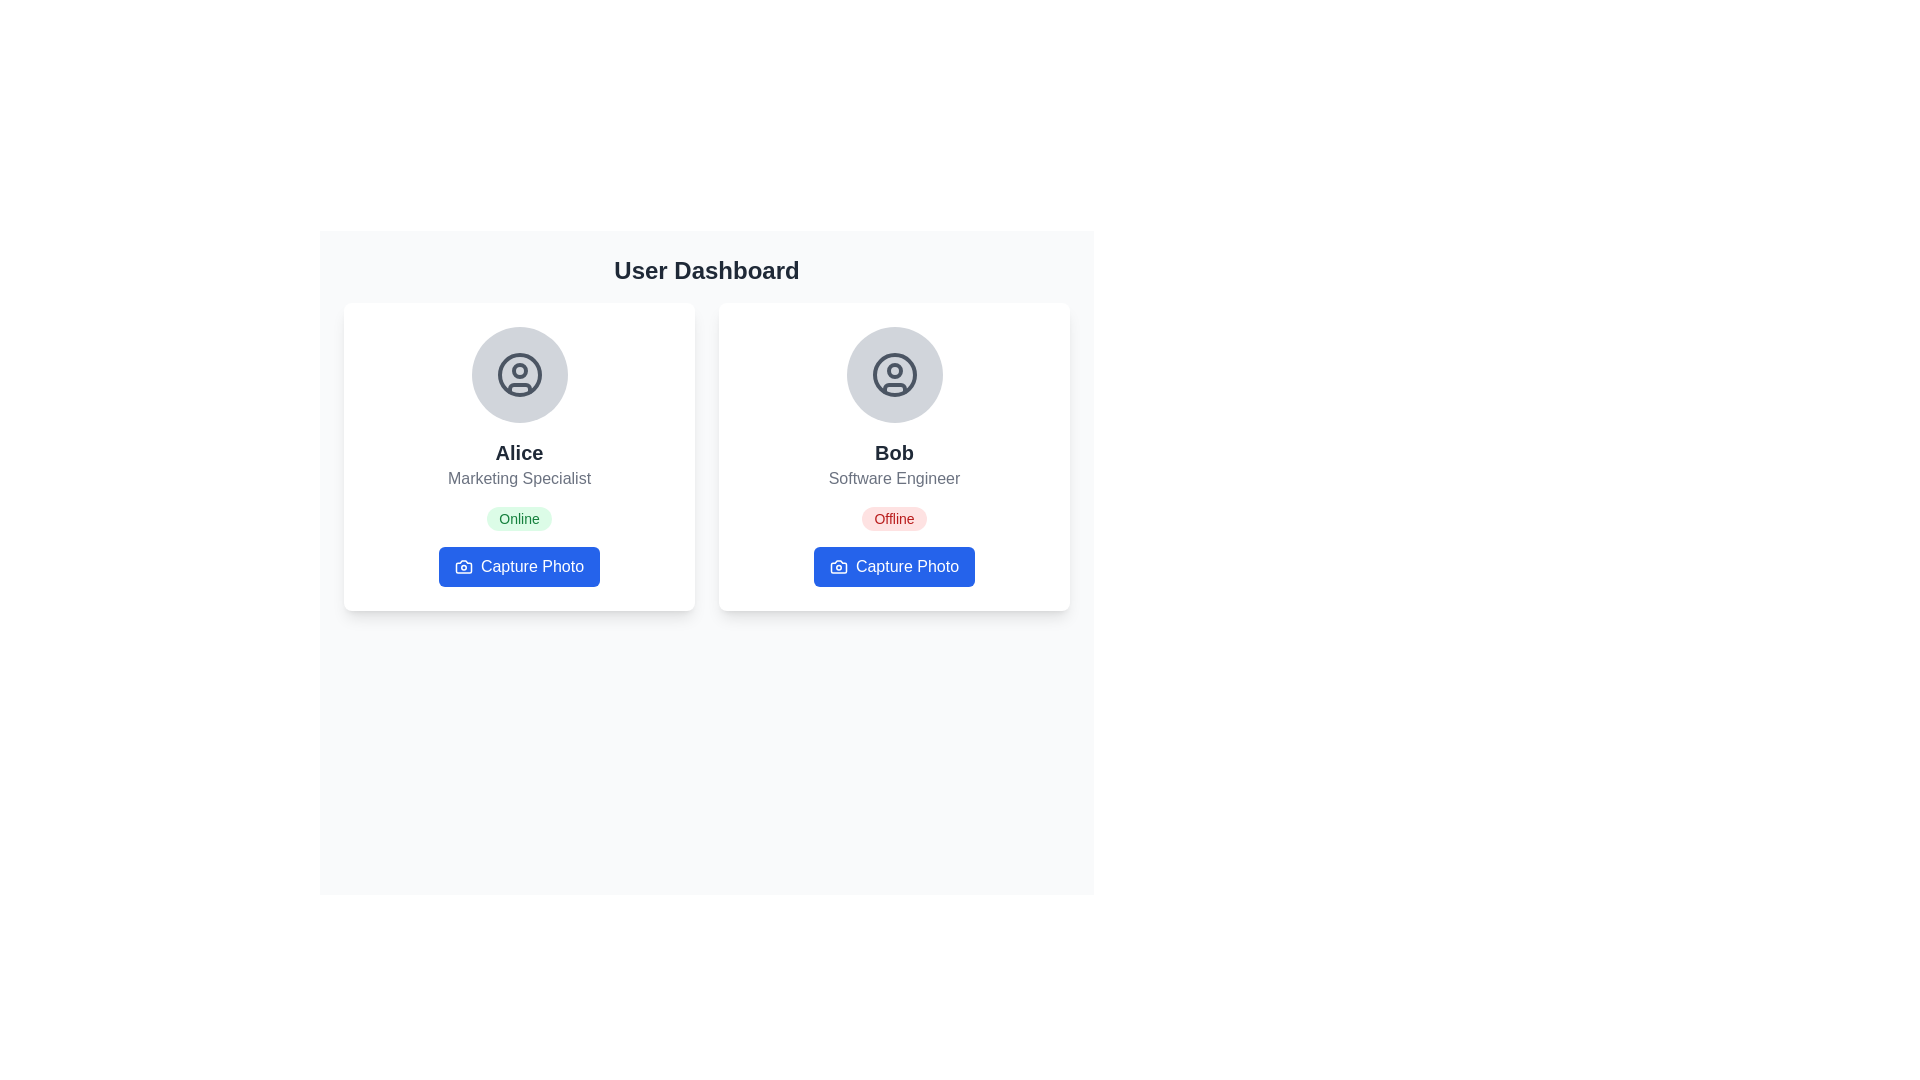 The image size is (1920, 1080). What do you see at coordinates (519, 478) in the screenshot?
I see `the static text label displaying 'Marketing Specialist', which is located below the name 'Alice' and above the green badge with 'Online'` at bounding box center [519, 478].